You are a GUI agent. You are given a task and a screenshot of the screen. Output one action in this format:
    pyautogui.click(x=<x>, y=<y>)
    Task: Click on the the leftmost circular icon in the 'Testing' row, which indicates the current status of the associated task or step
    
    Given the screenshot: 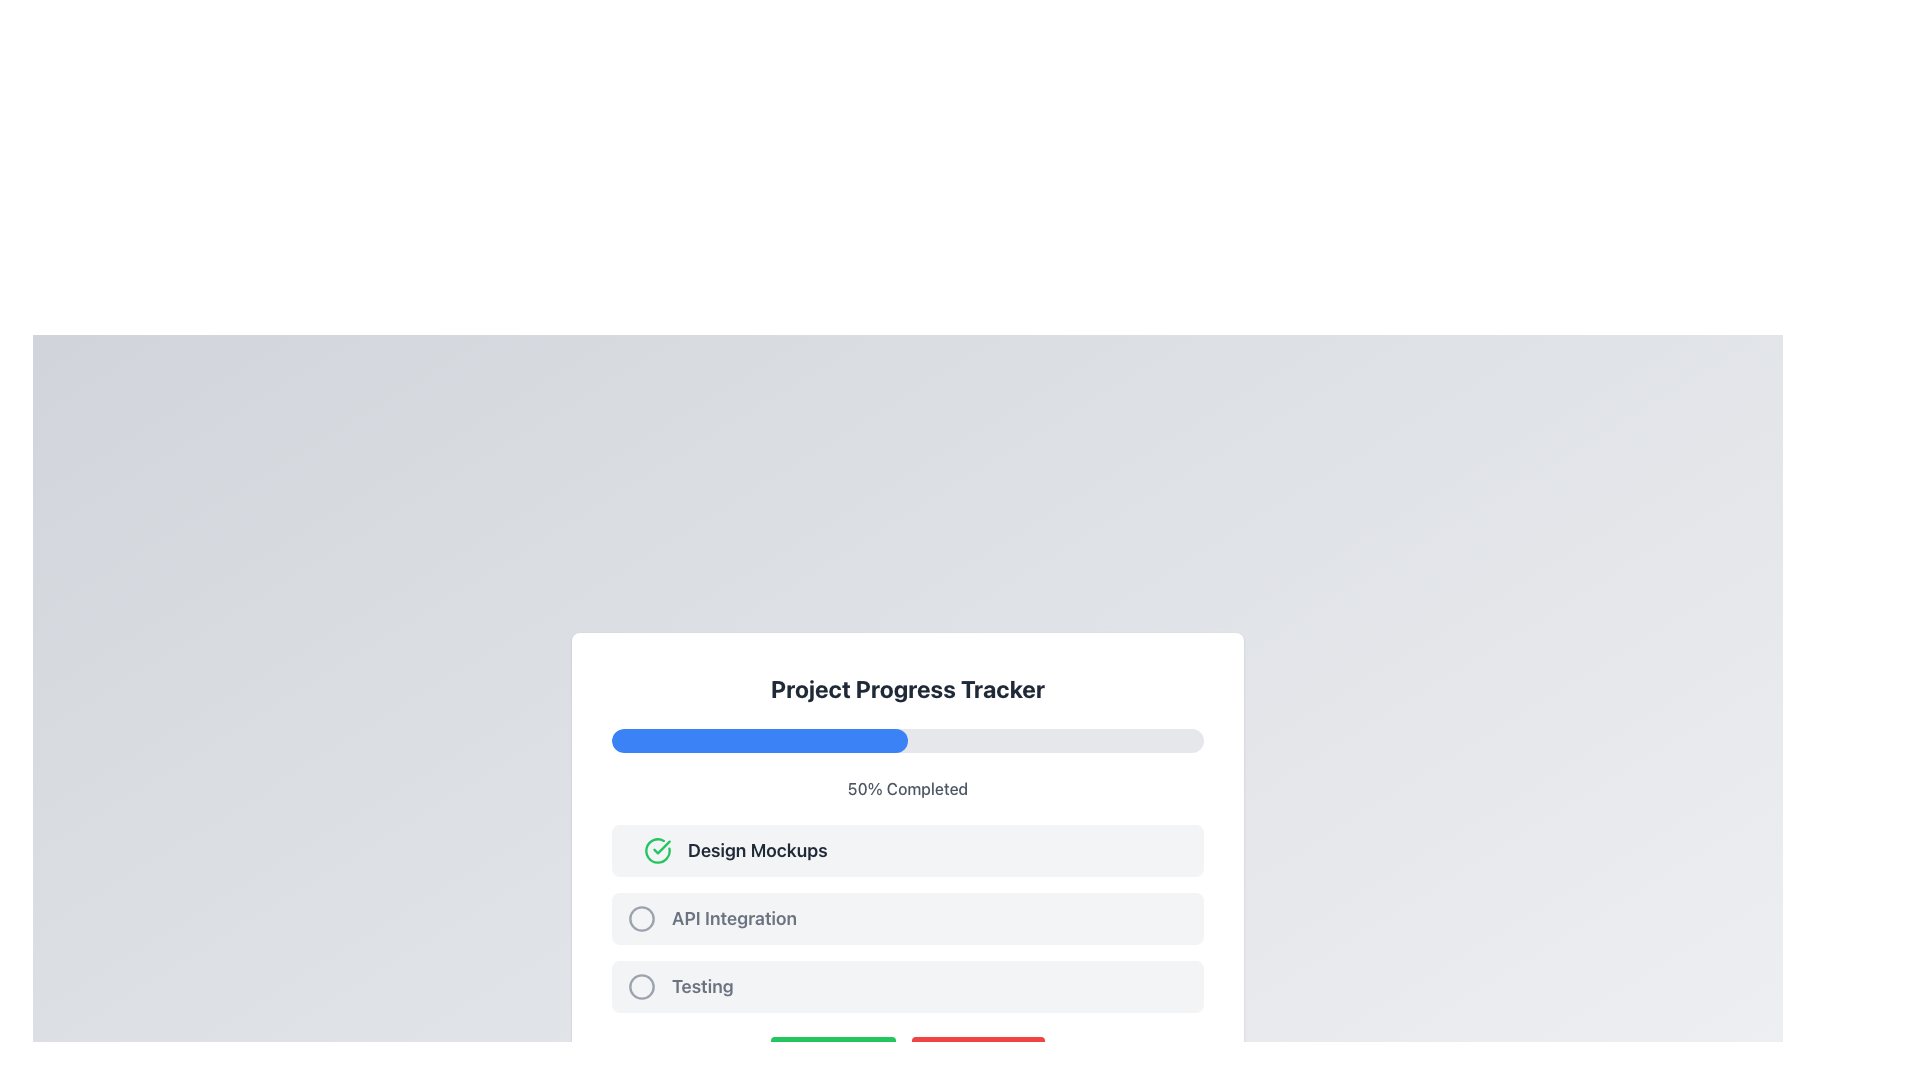 What is the action you would take?
    pyautogui.click(x=642, y=986)
    